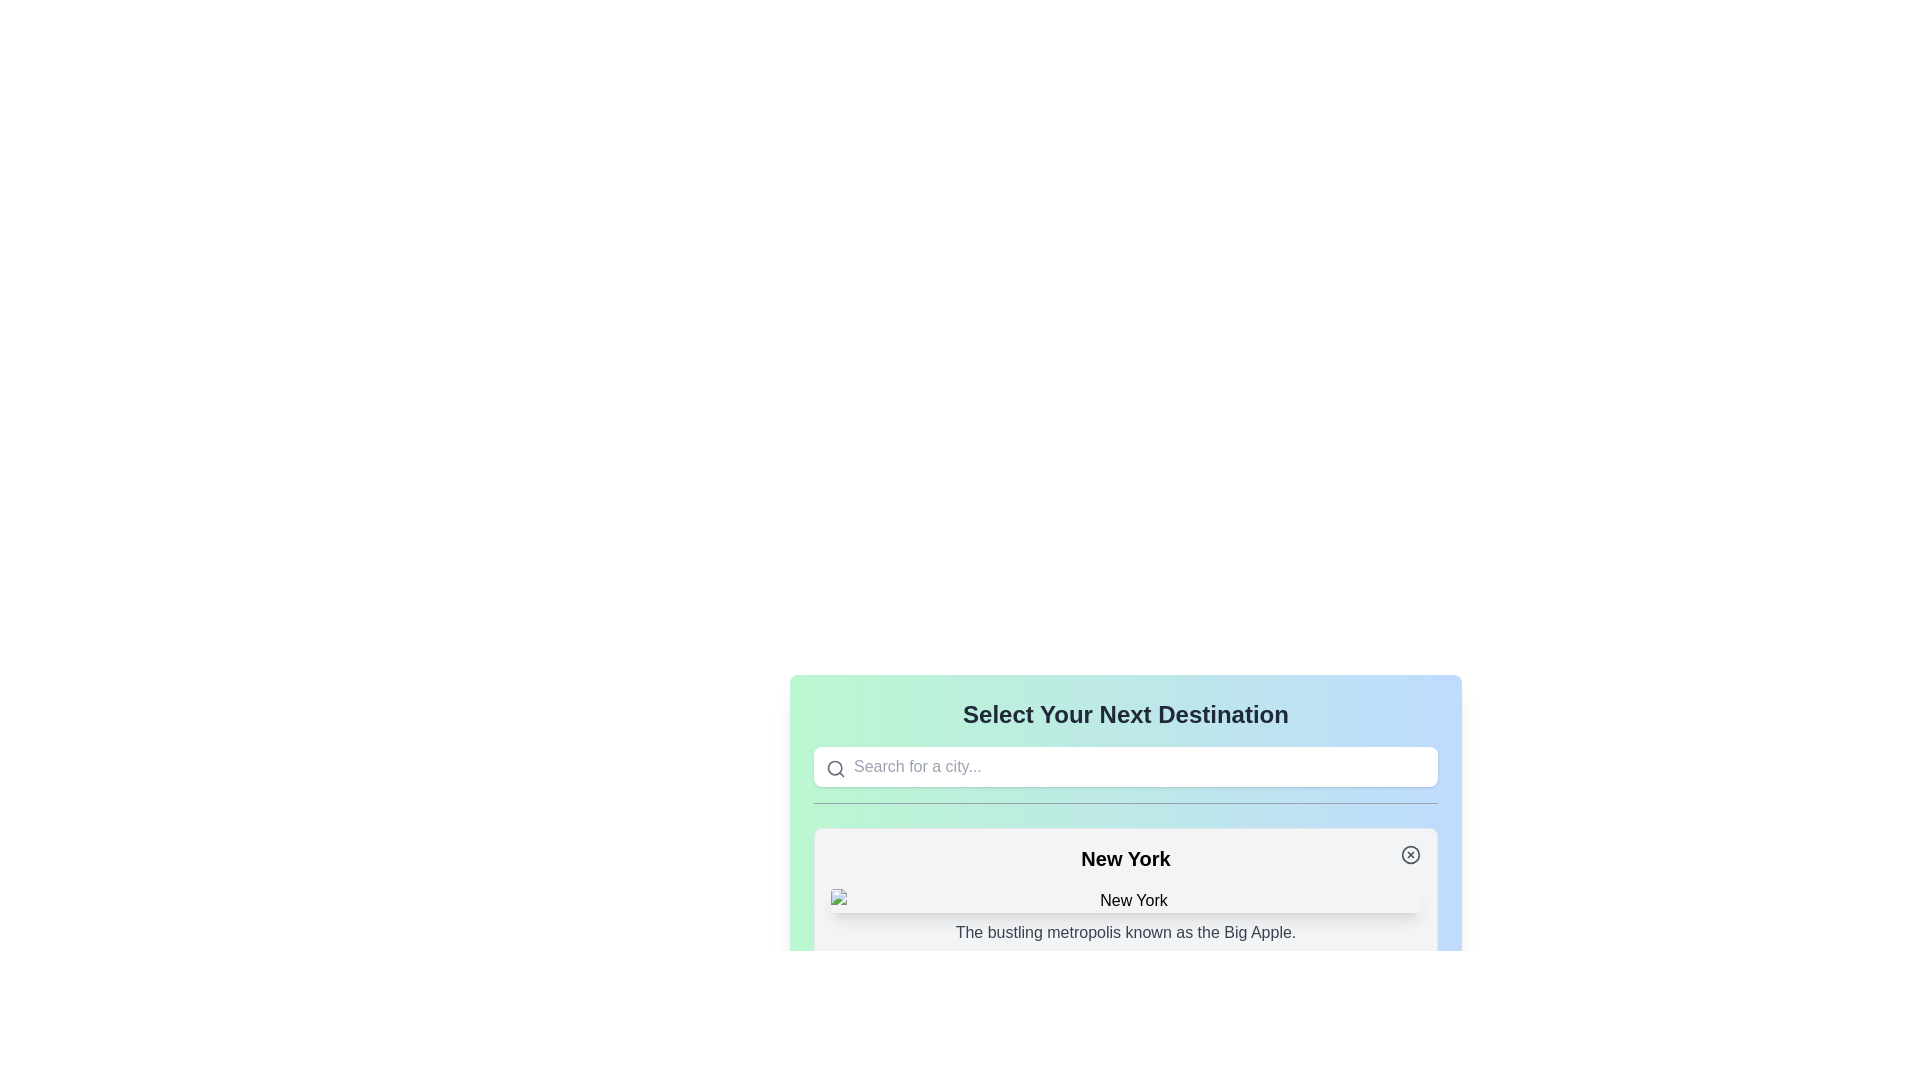  What do you see at coordinates (835, 767) in the screenshot?
I see `the magnifying glass icon styled as an SVG element, which is located at the left edge of the input field for 'Search for a city...'` at bounding box center [835, 767].